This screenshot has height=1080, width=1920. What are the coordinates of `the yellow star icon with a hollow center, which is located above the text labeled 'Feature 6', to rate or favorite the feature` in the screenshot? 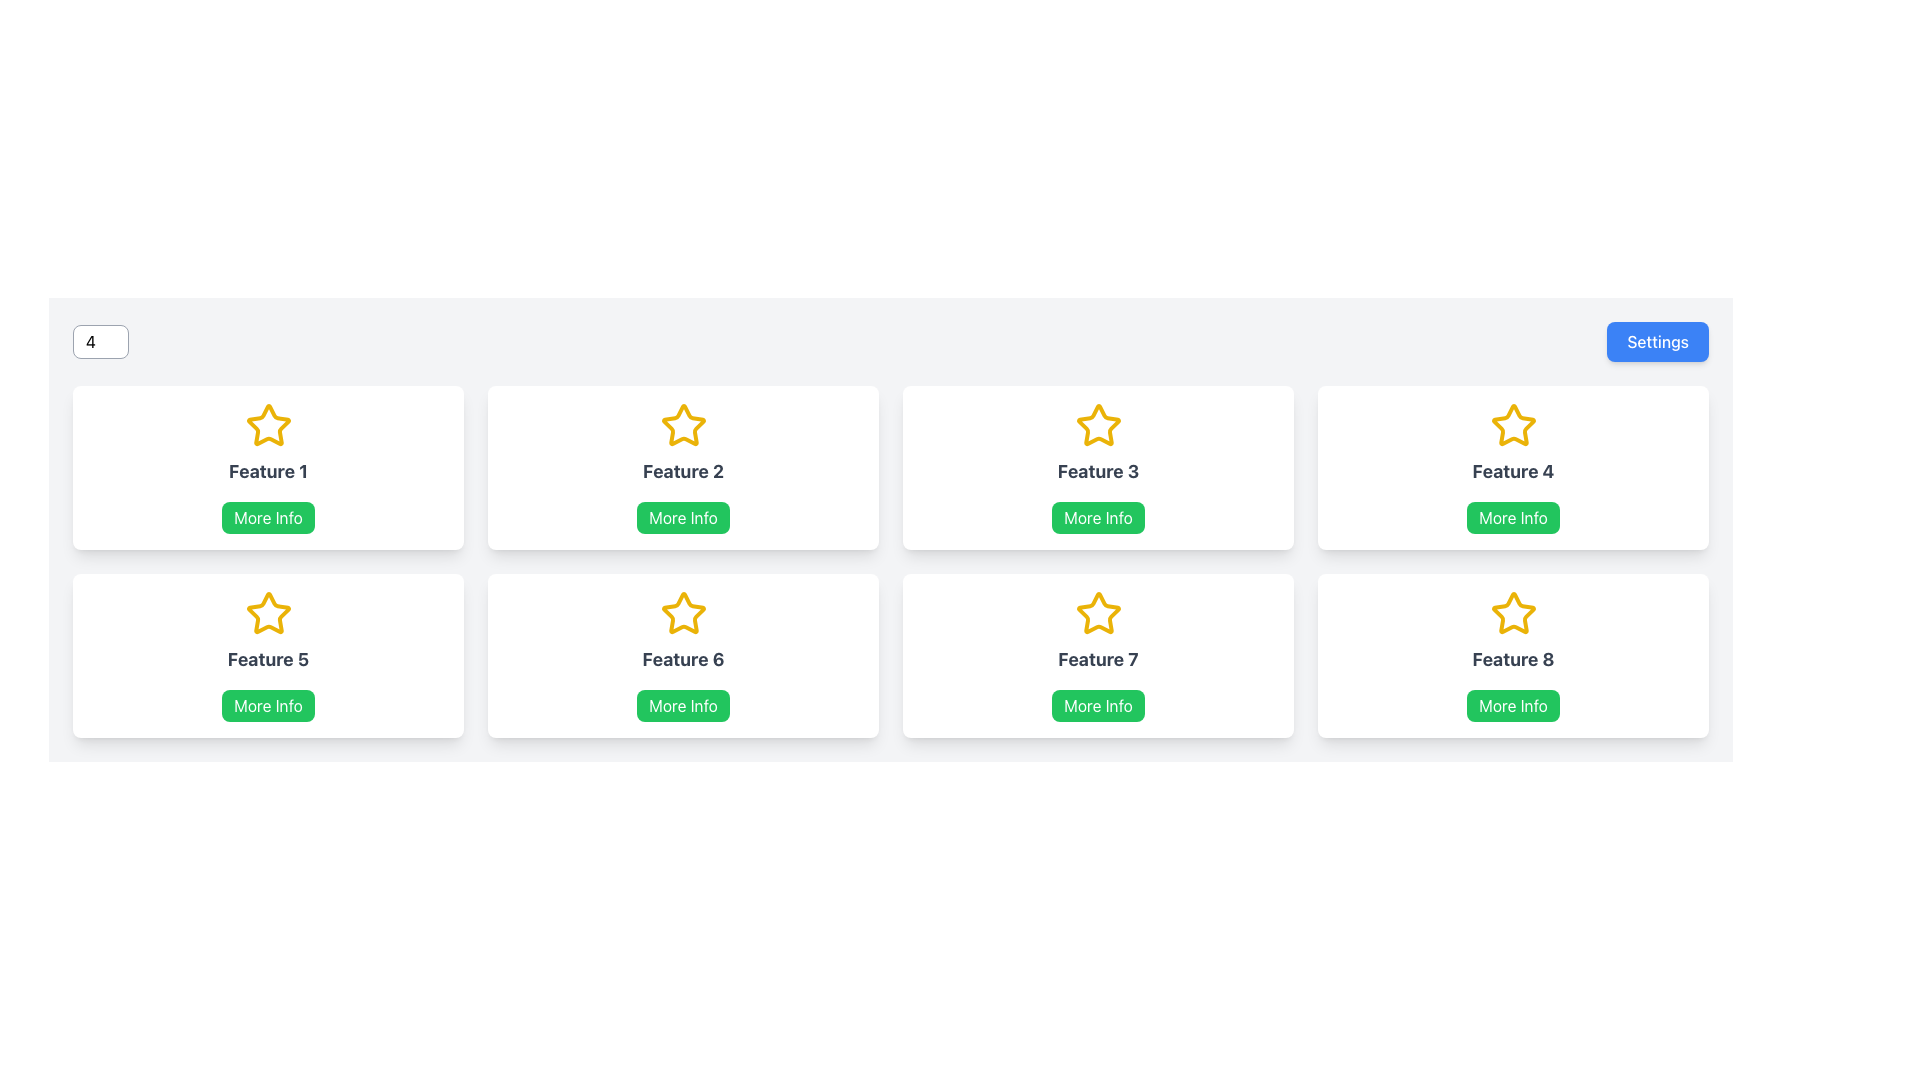 It's located at (683, 612).